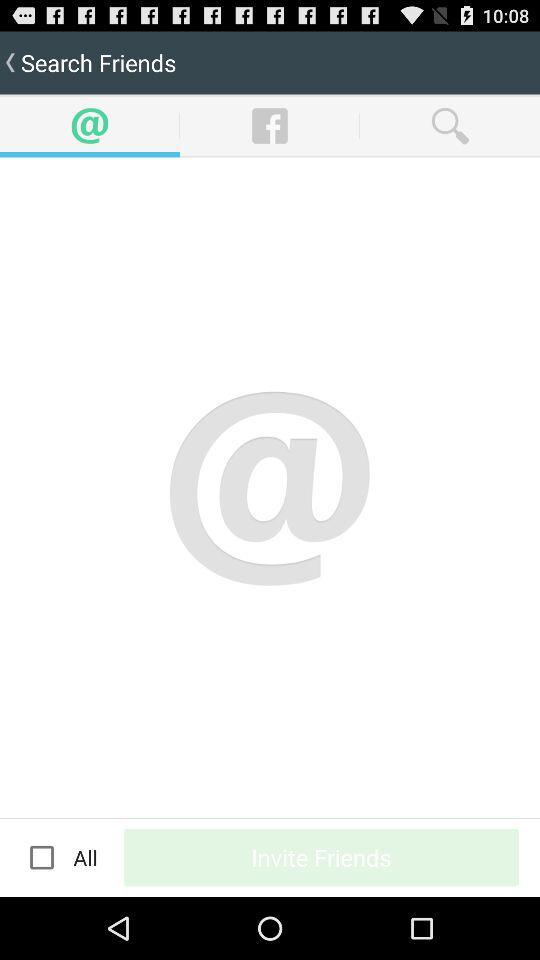  What do you see at coordinates (42, 856) in the screenshot?
I see `the icon next to all` at bounding box center [42, 856].